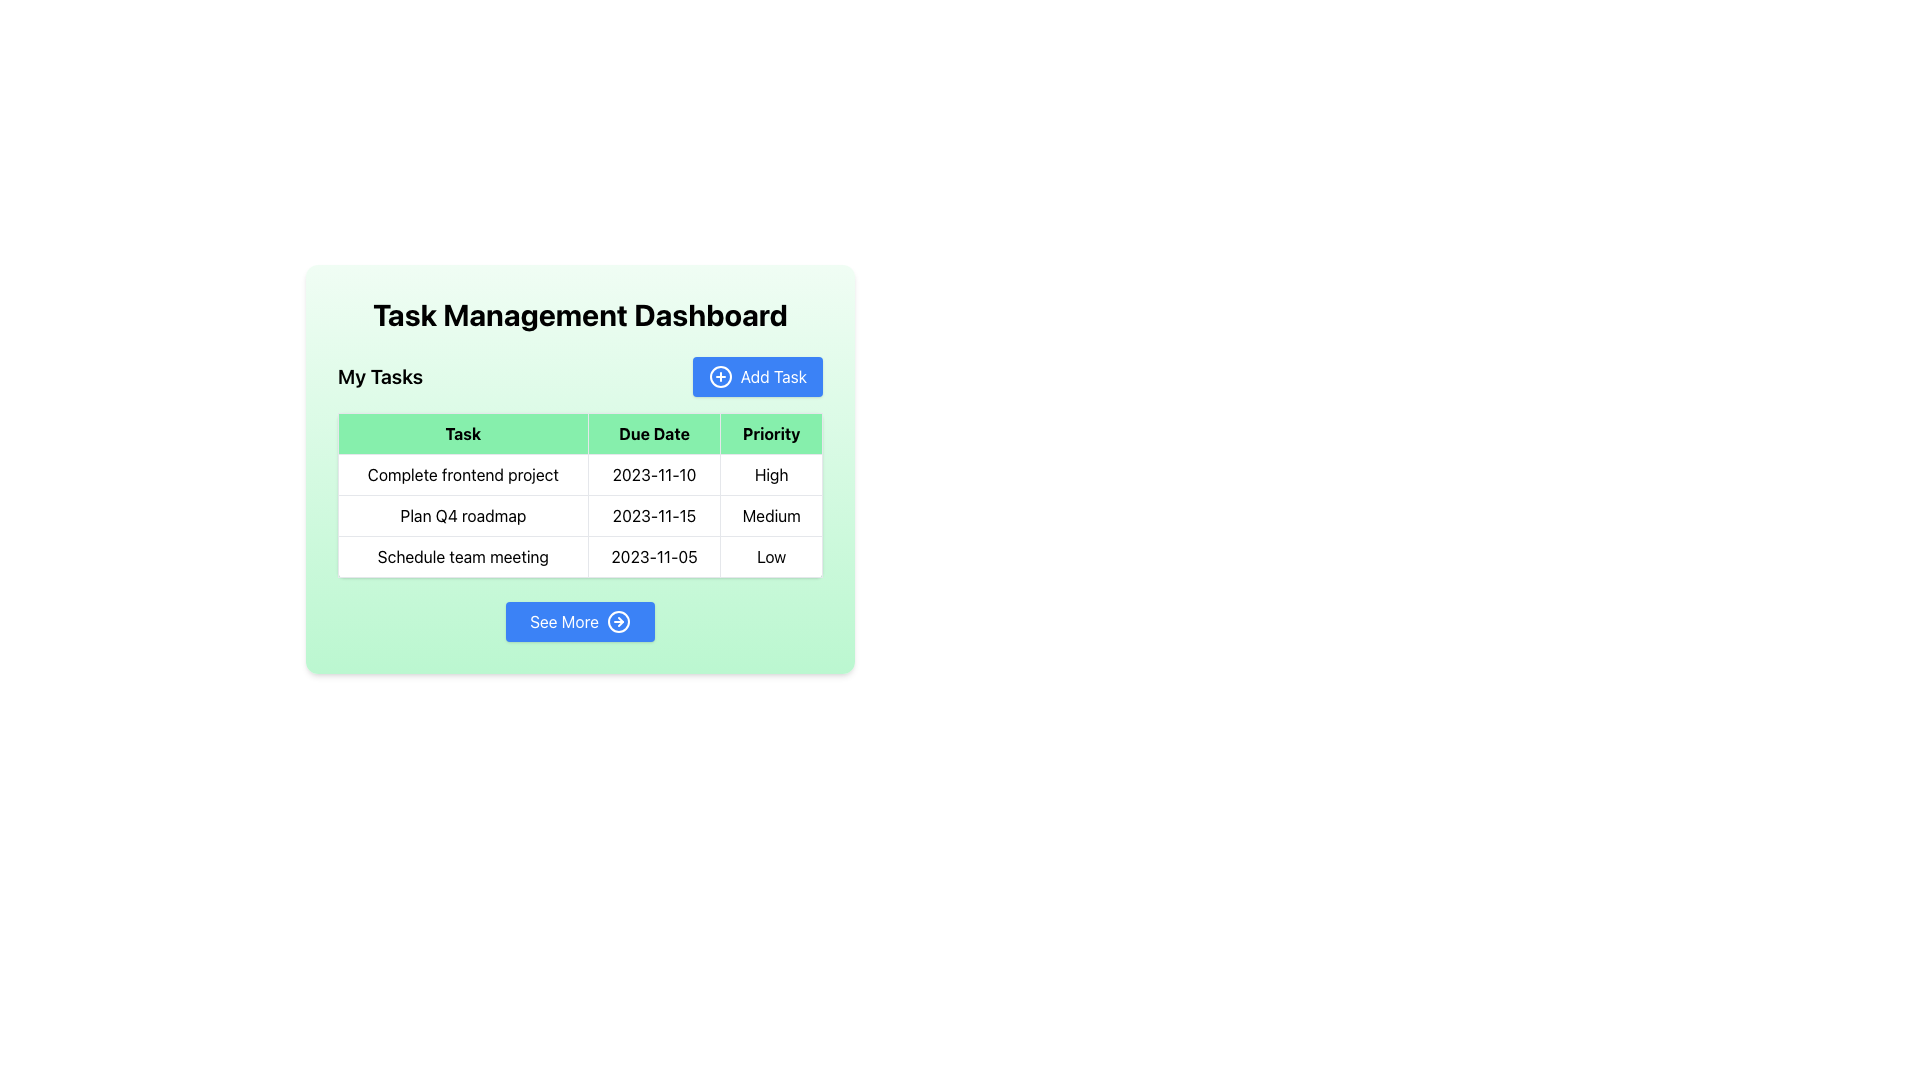 The width and height of the screenshot is (1920, 1080). I want to click on the 'Due Date' label, which is a static text element with a black font on a green background, located between the 'Task' and 'Priority' headers in a table structure, so click(654, 433).